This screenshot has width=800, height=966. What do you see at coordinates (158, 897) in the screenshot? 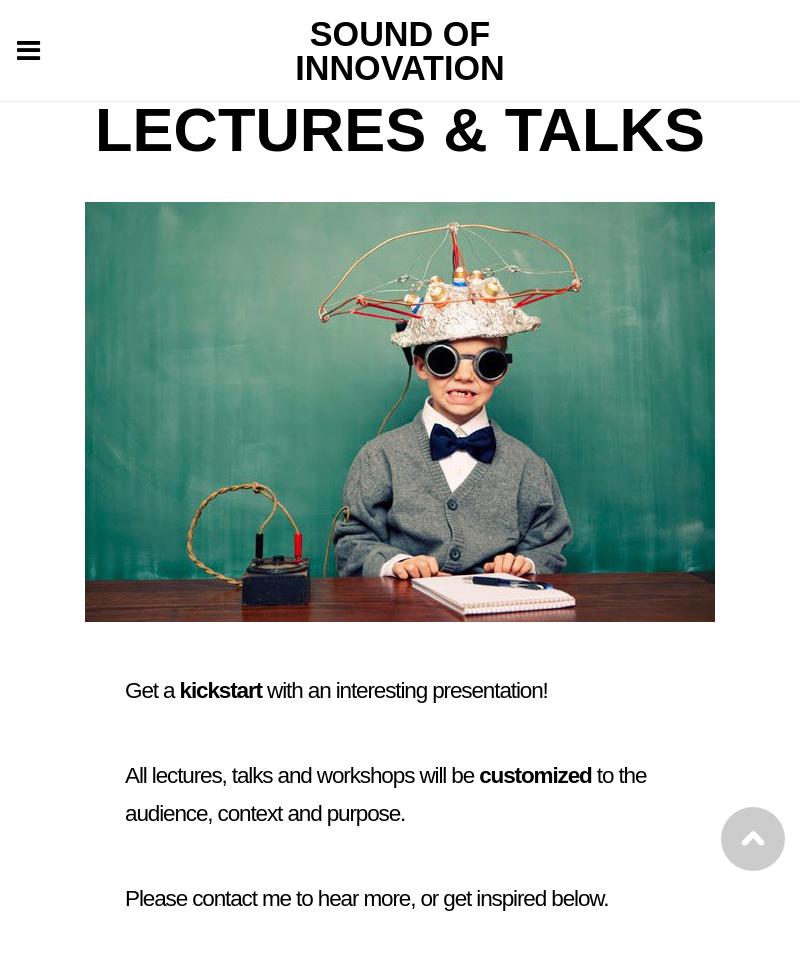
I see `'Please'` at bounding box center [158, 897].